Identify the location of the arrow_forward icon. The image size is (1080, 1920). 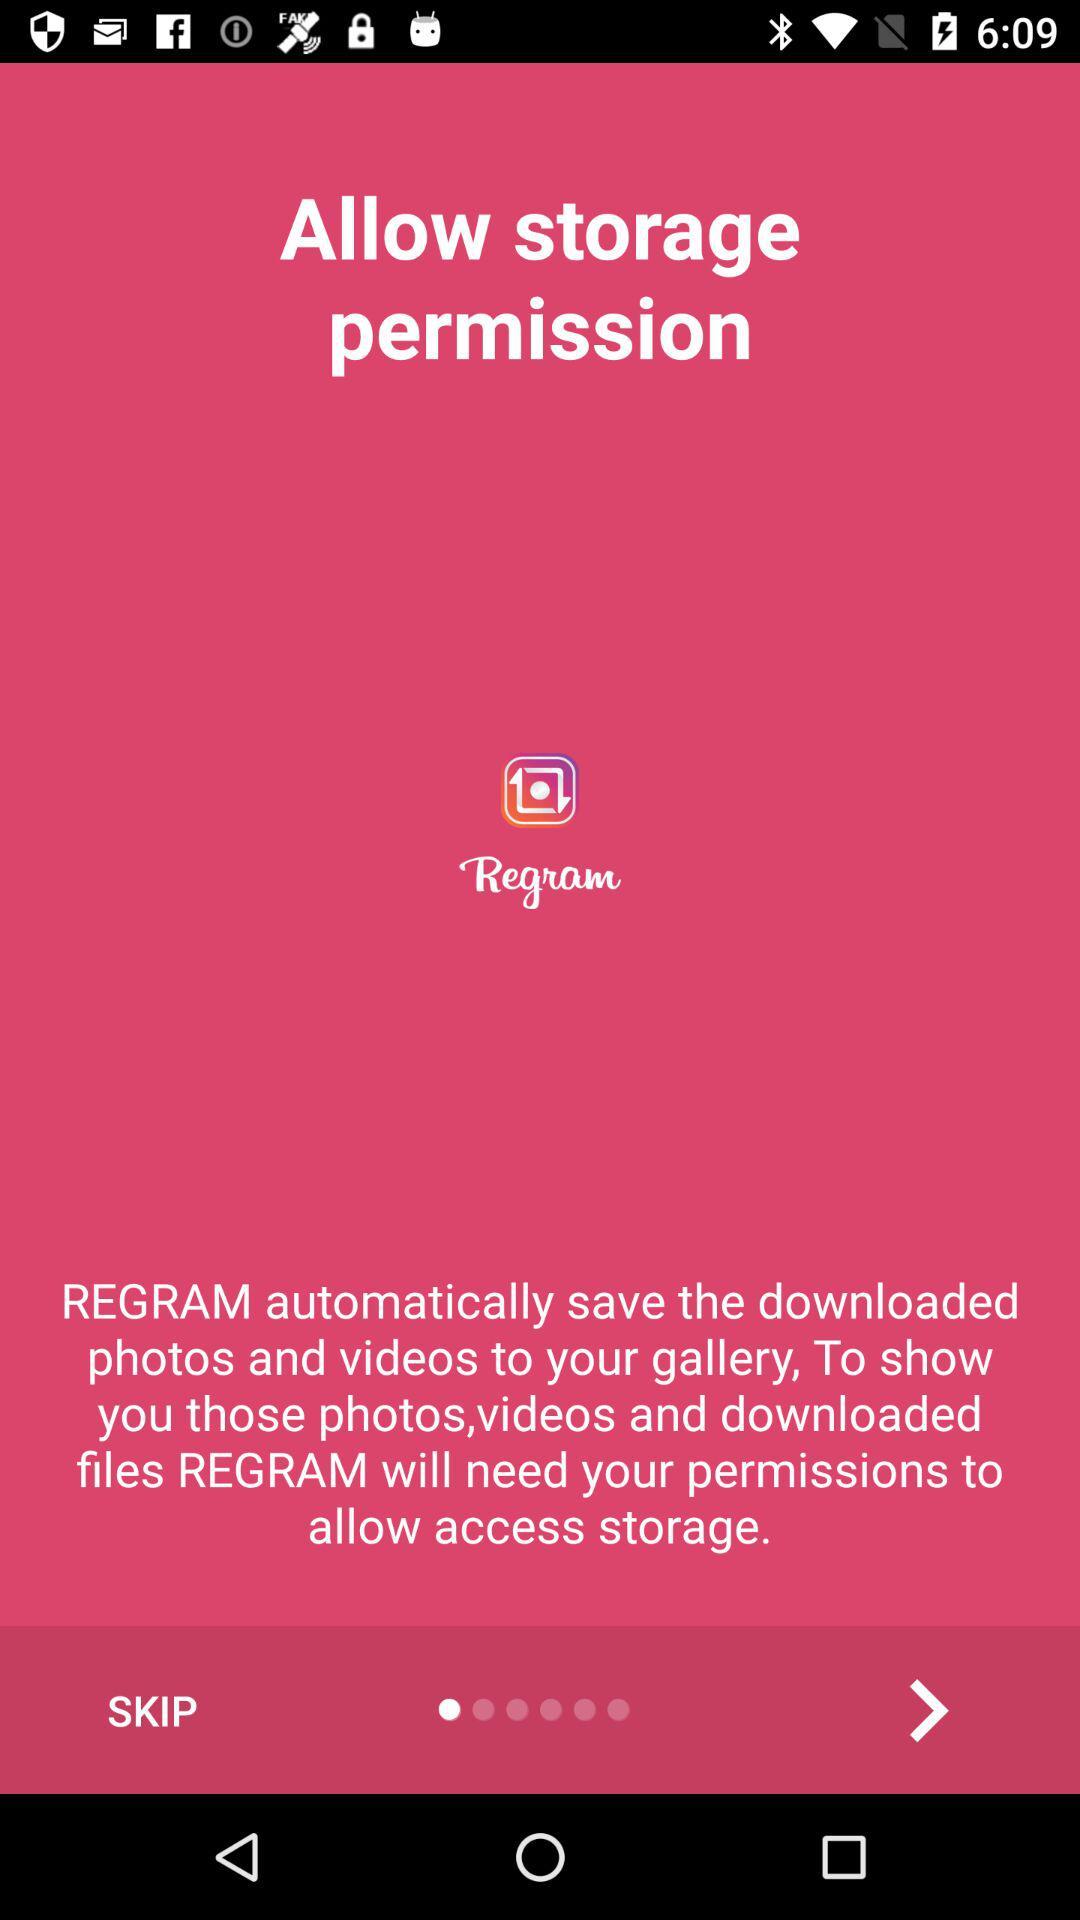
(927, 1709).